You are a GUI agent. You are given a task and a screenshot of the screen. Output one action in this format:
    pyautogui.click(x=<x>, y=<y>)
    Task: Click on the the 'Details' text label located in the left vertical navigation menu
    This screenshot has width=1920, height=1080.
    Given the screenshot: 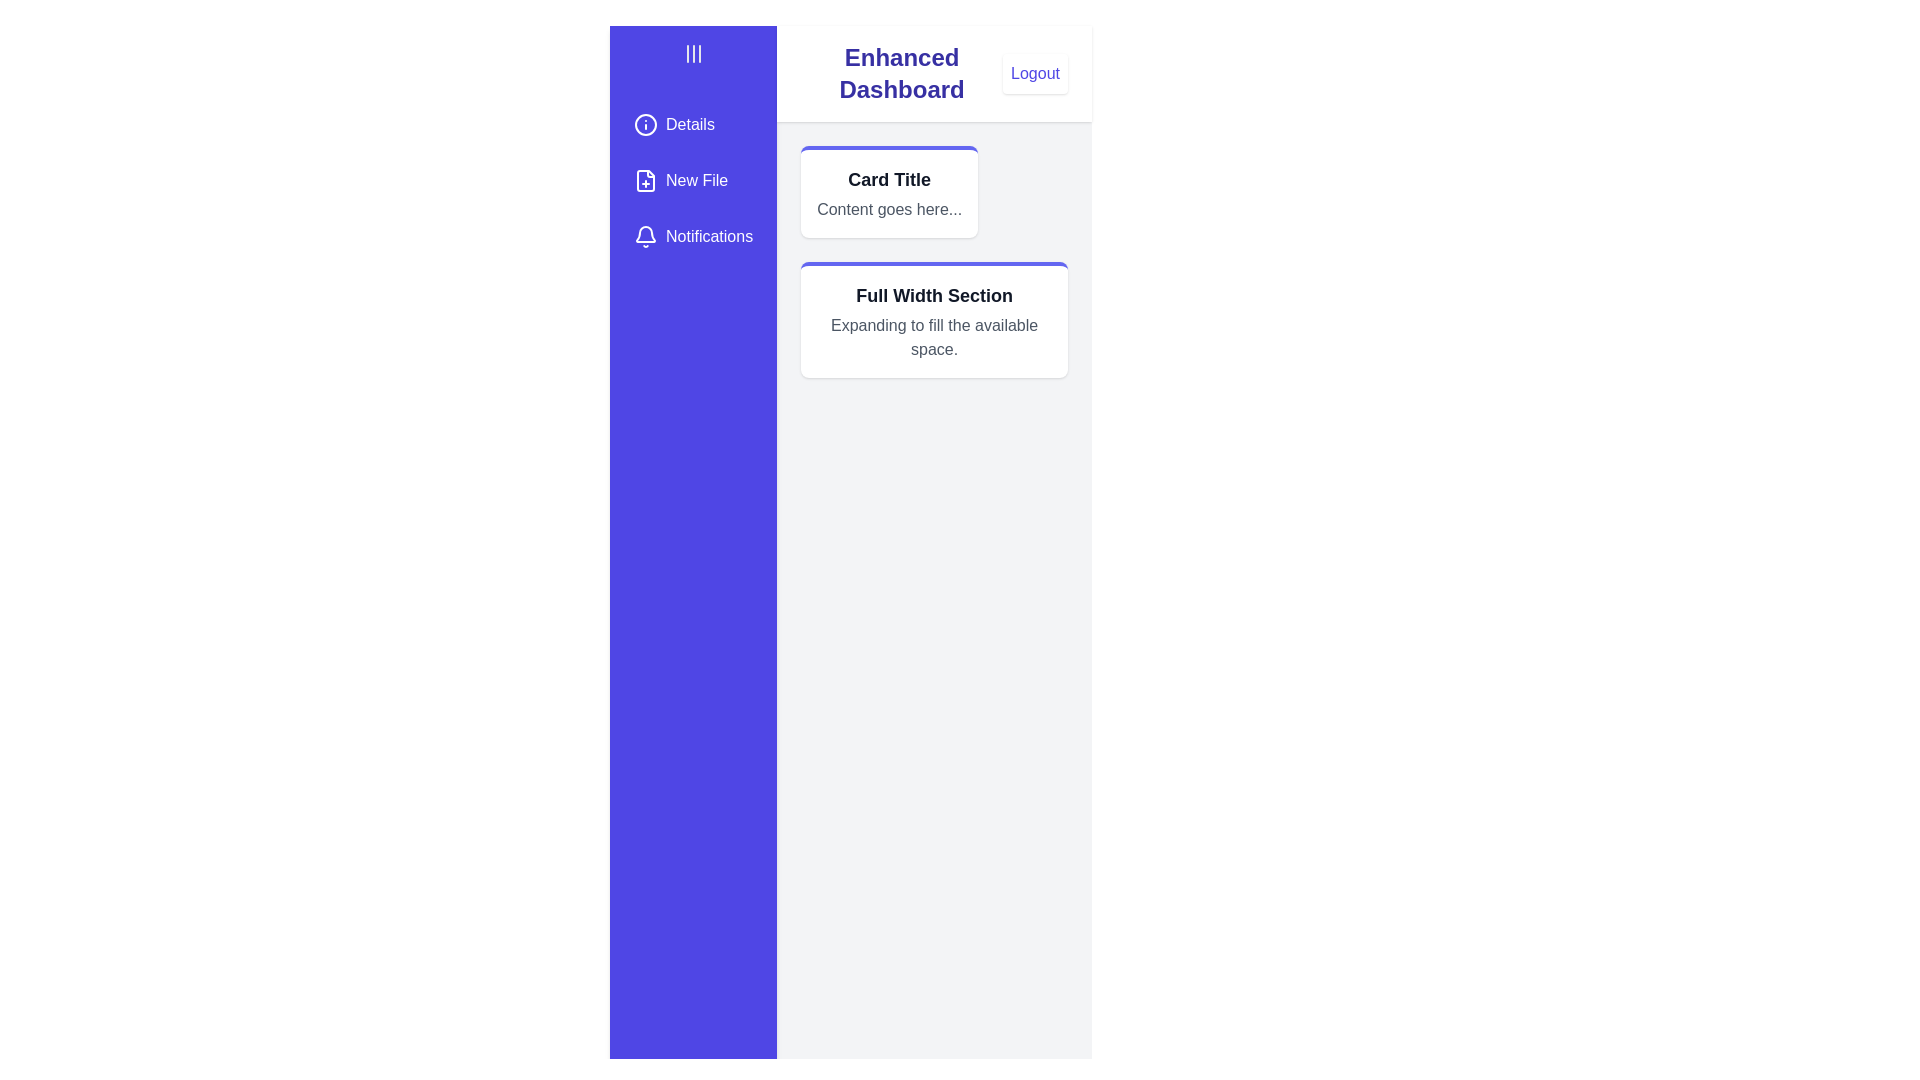 What is the action you would take?
    pyautogui.click(x=690, y=124)
    